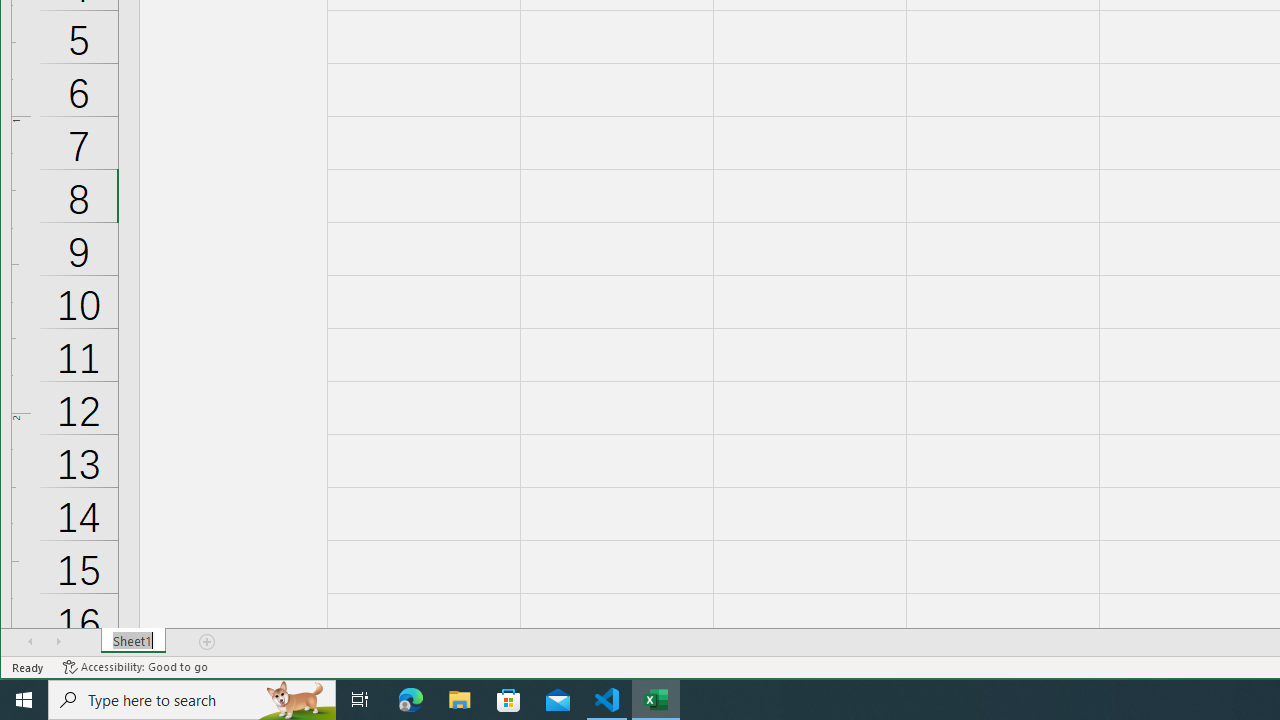 This screenshot has width=1280, height=720. What do you see at coordinates (208, 641) in the screenshot?
I see `'Add Sheet'` at bounding box center [208, 641].